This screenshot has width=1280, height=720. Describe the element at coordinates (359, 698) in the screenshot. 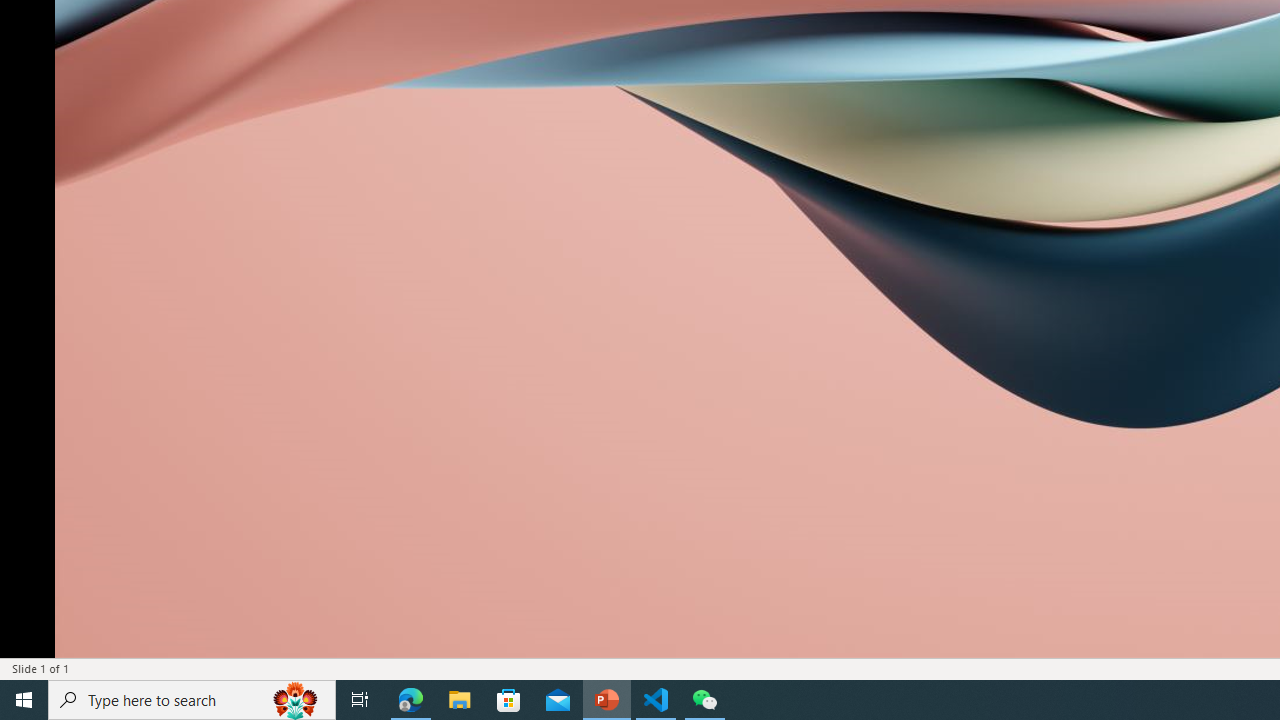

I see `'Task View'` at that location.